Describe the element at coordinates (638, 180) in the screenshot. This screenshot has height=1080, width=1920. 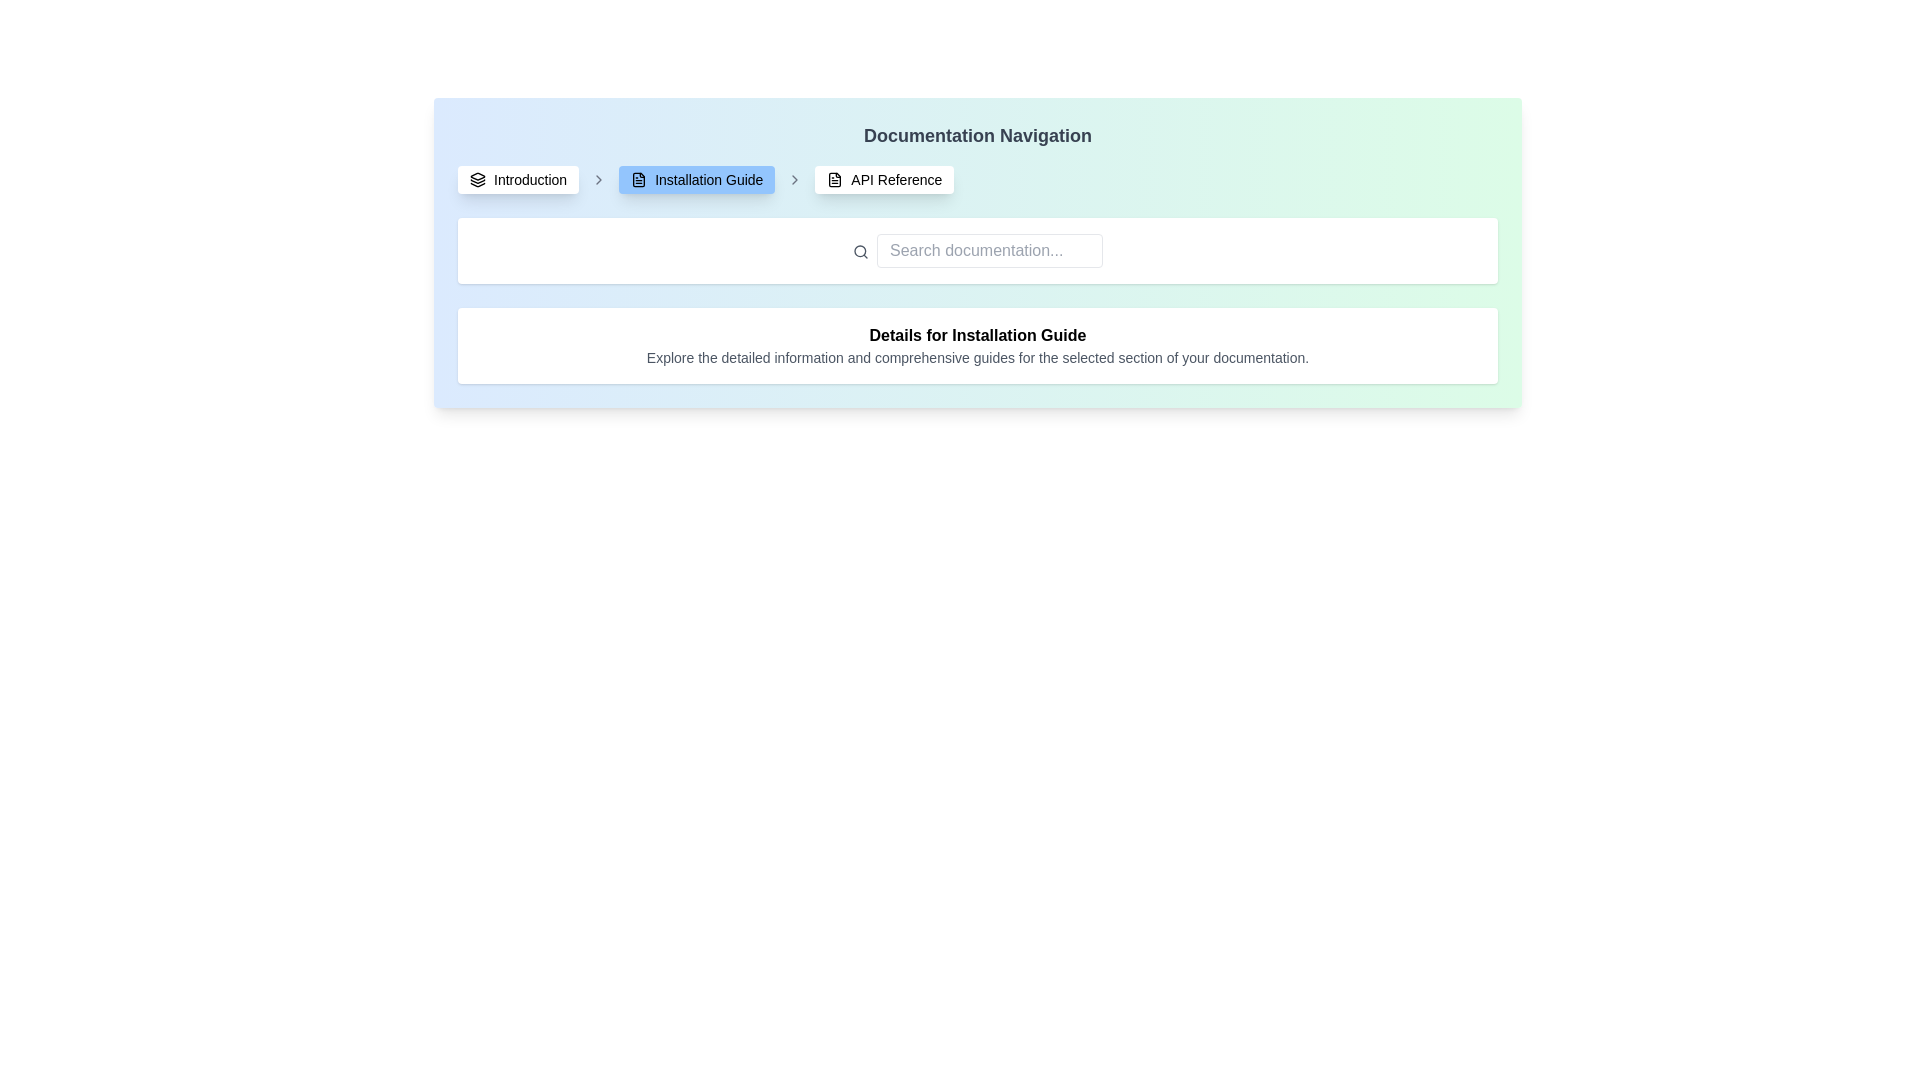
I see `the 'Installation Guide' button which contains the icon indicating the guide section, located towards the left side of the button text` at that location.